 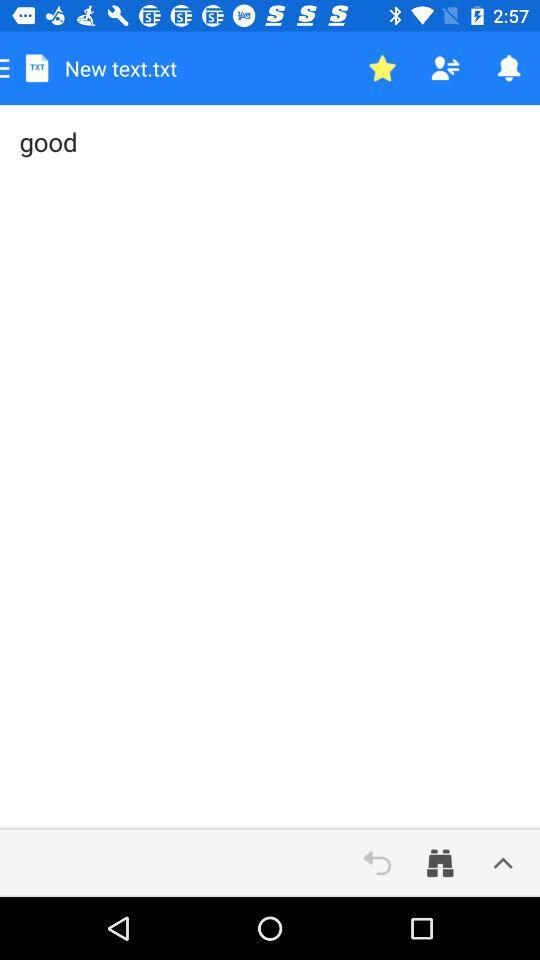 I want to click on star status, so click(x=382, y=68).